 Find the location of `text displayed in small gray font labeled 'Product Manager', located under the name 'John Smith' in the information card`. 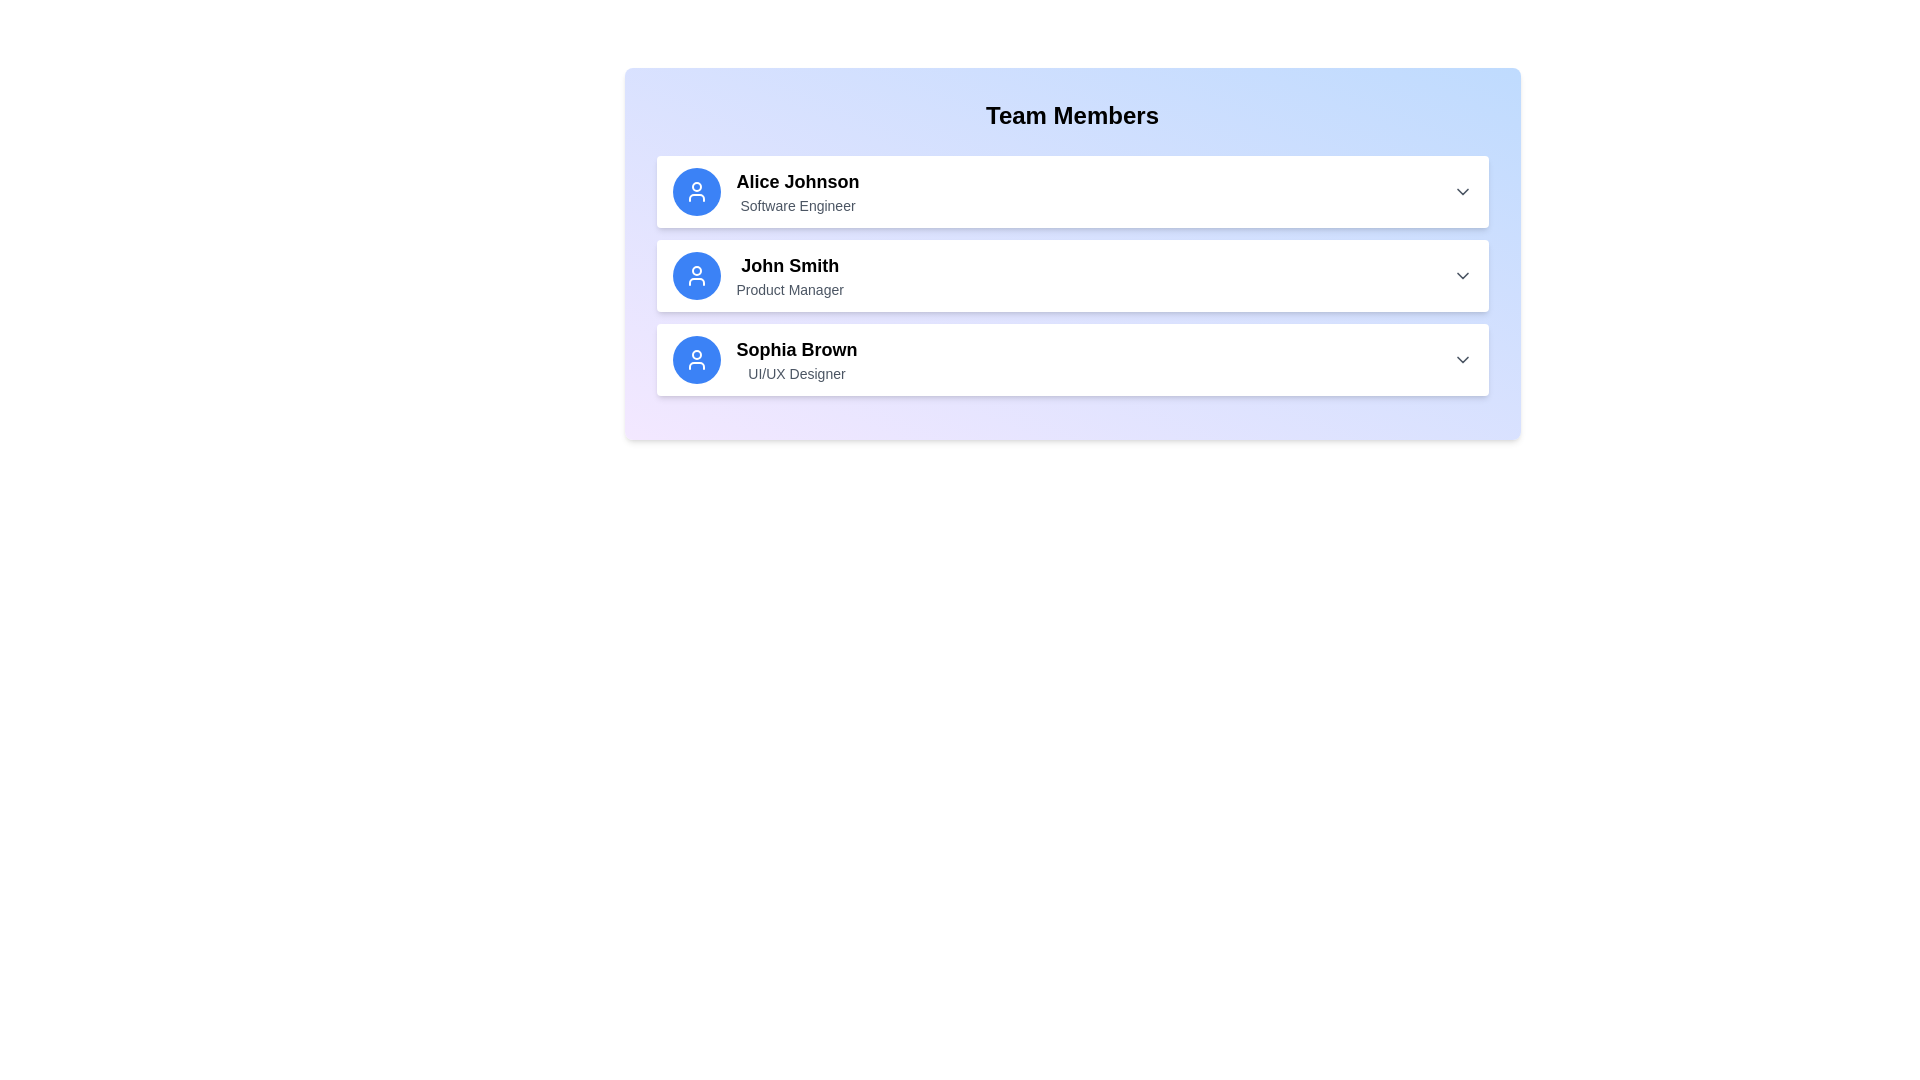

text displayed in small gray font labeled 'Product Manager', located under the name 'John Smith' in the information card is located at coordinates (789, 289).